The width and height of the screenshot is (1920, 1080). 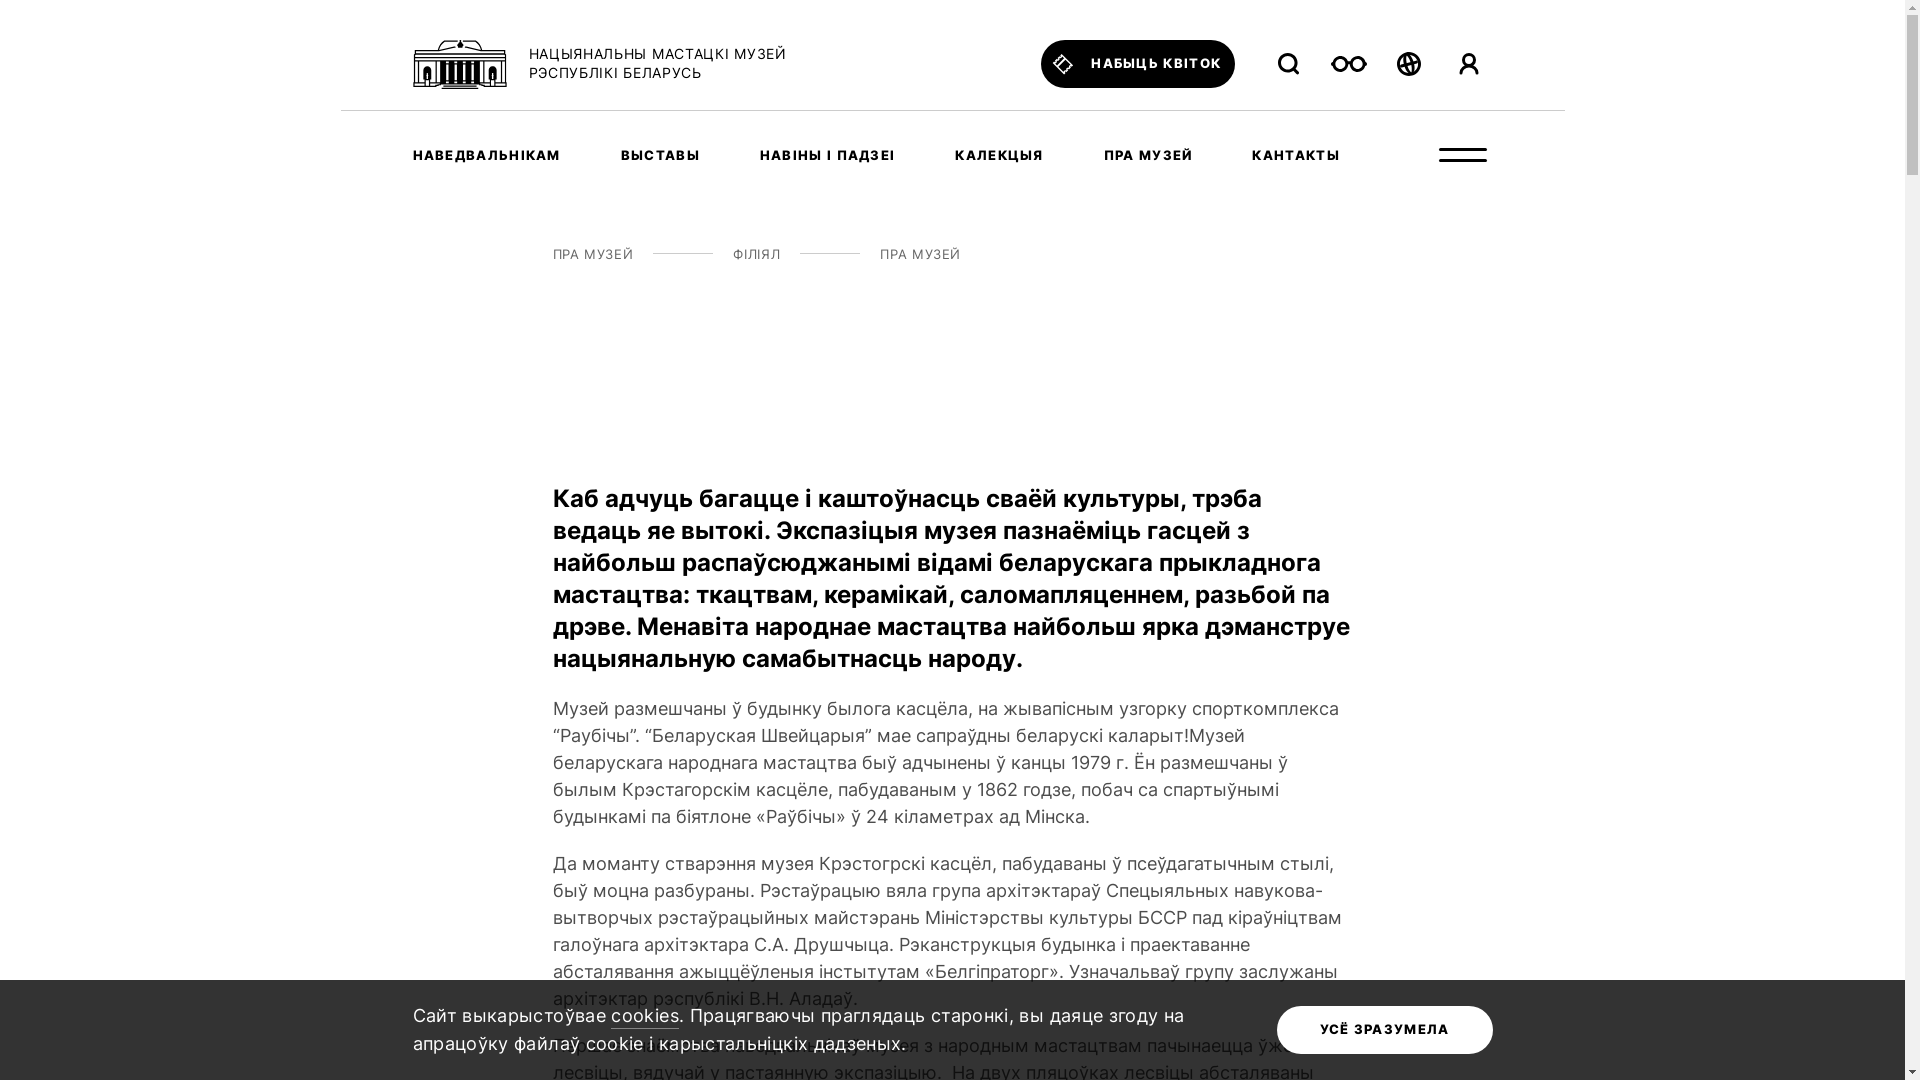 I want to click on 'cookies', so click(x=644, y=1017).